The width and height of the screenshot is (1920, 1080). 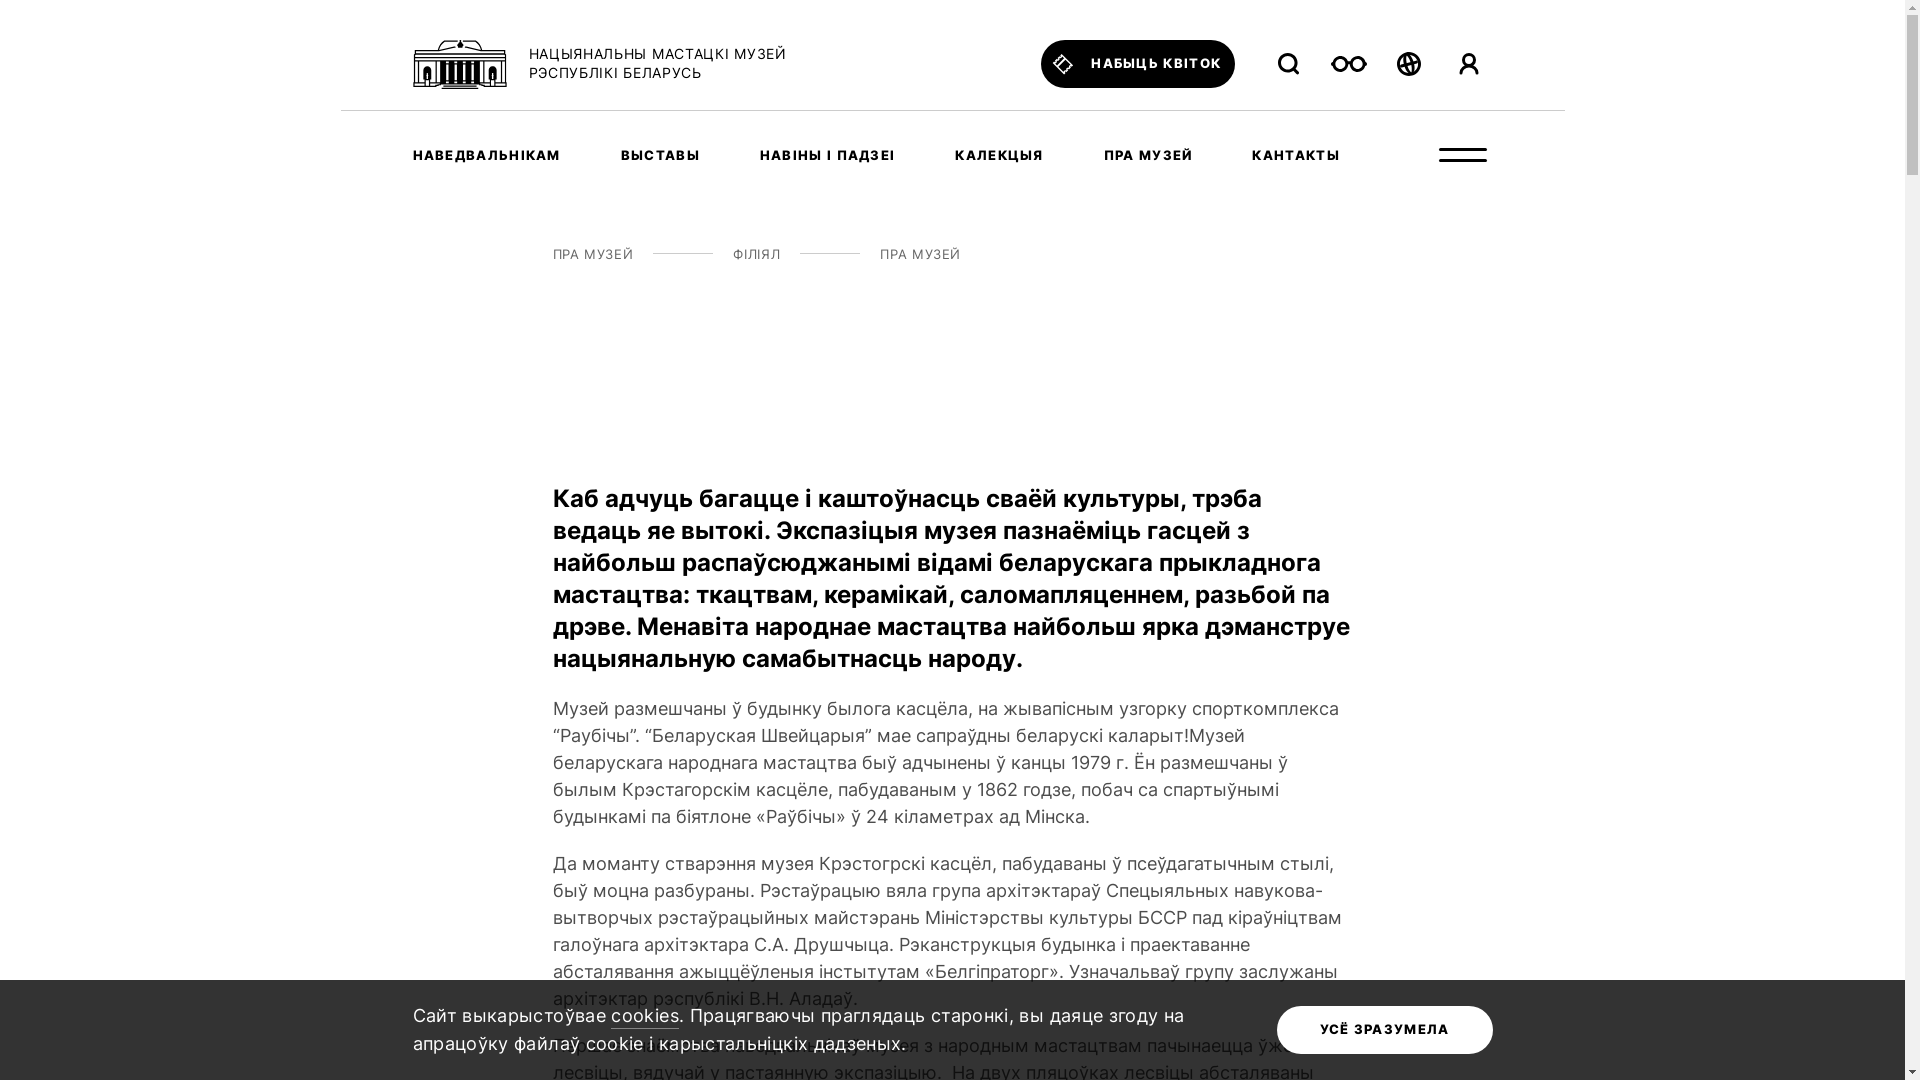 I want to click on 'cookies', so click(x=644, y=1017).